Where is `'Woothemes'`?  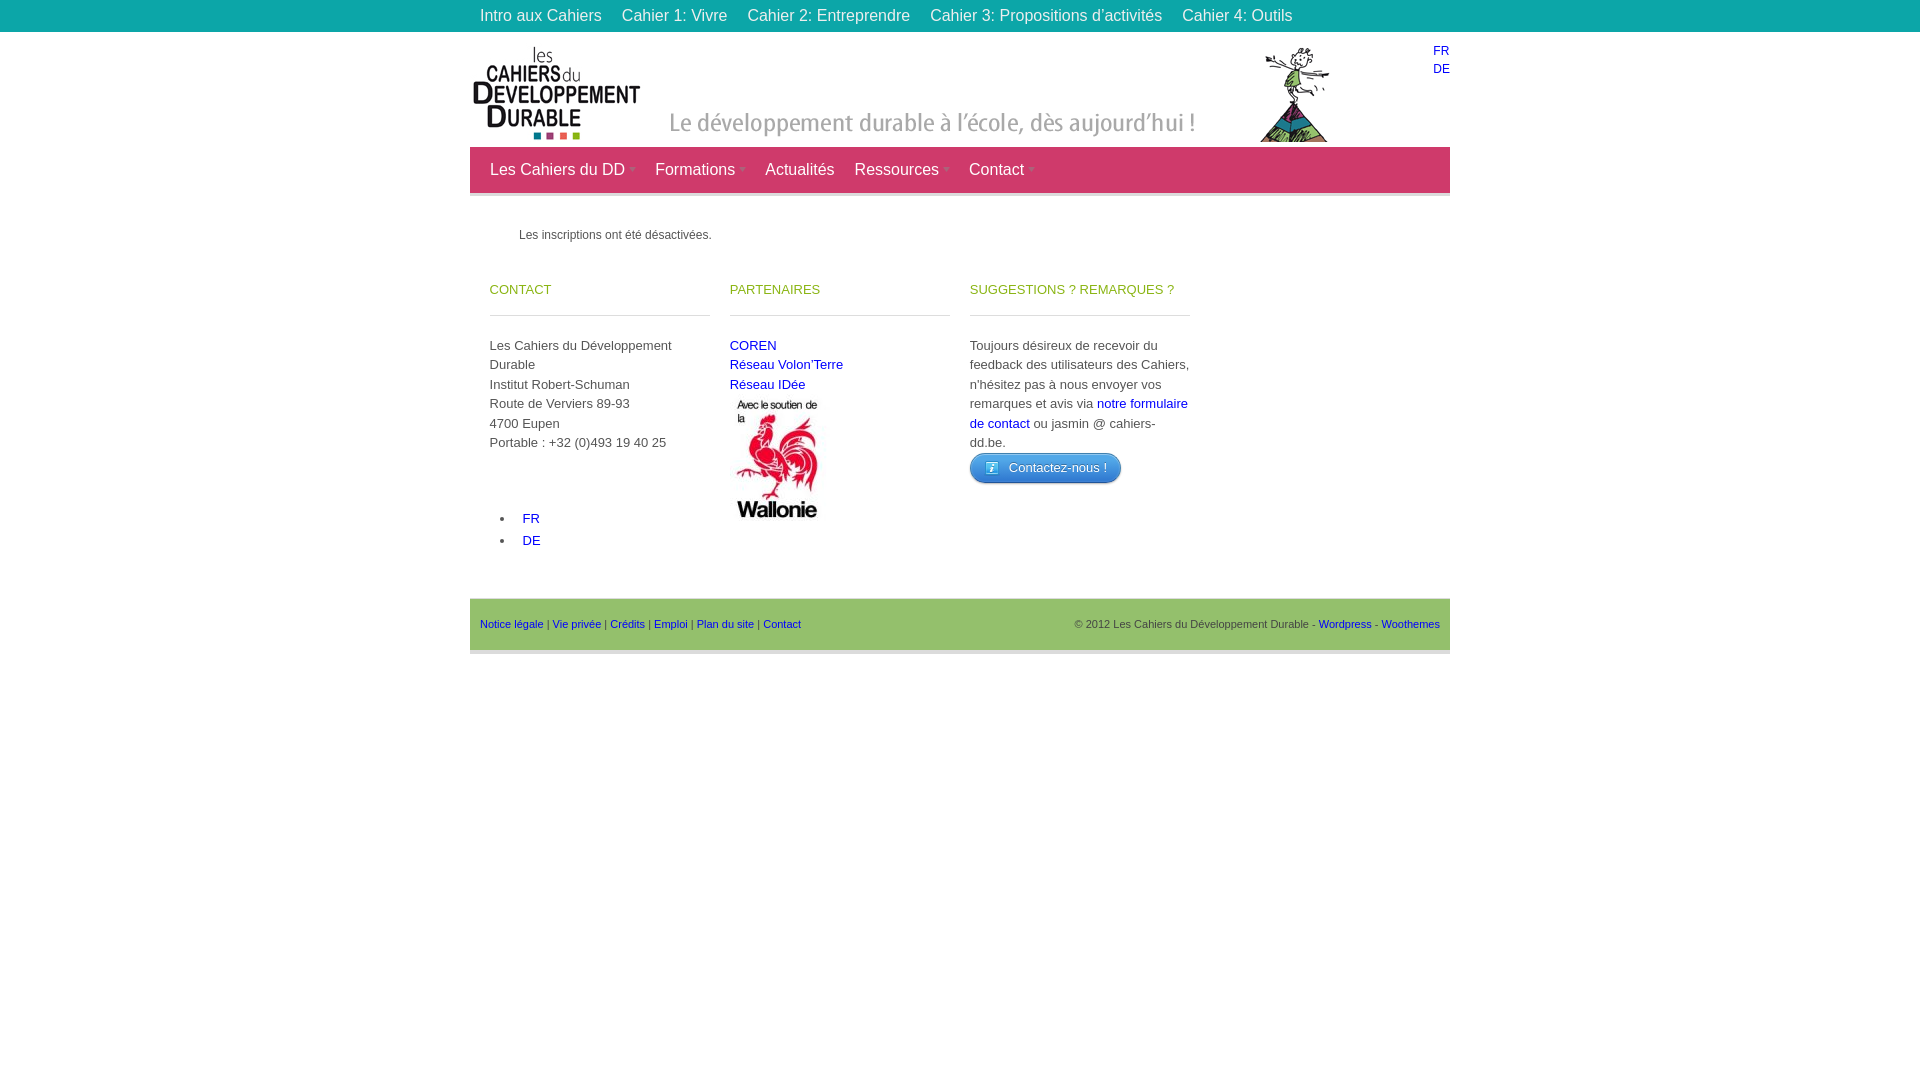 'Woothemes' is located at coordinates (1410, 623).